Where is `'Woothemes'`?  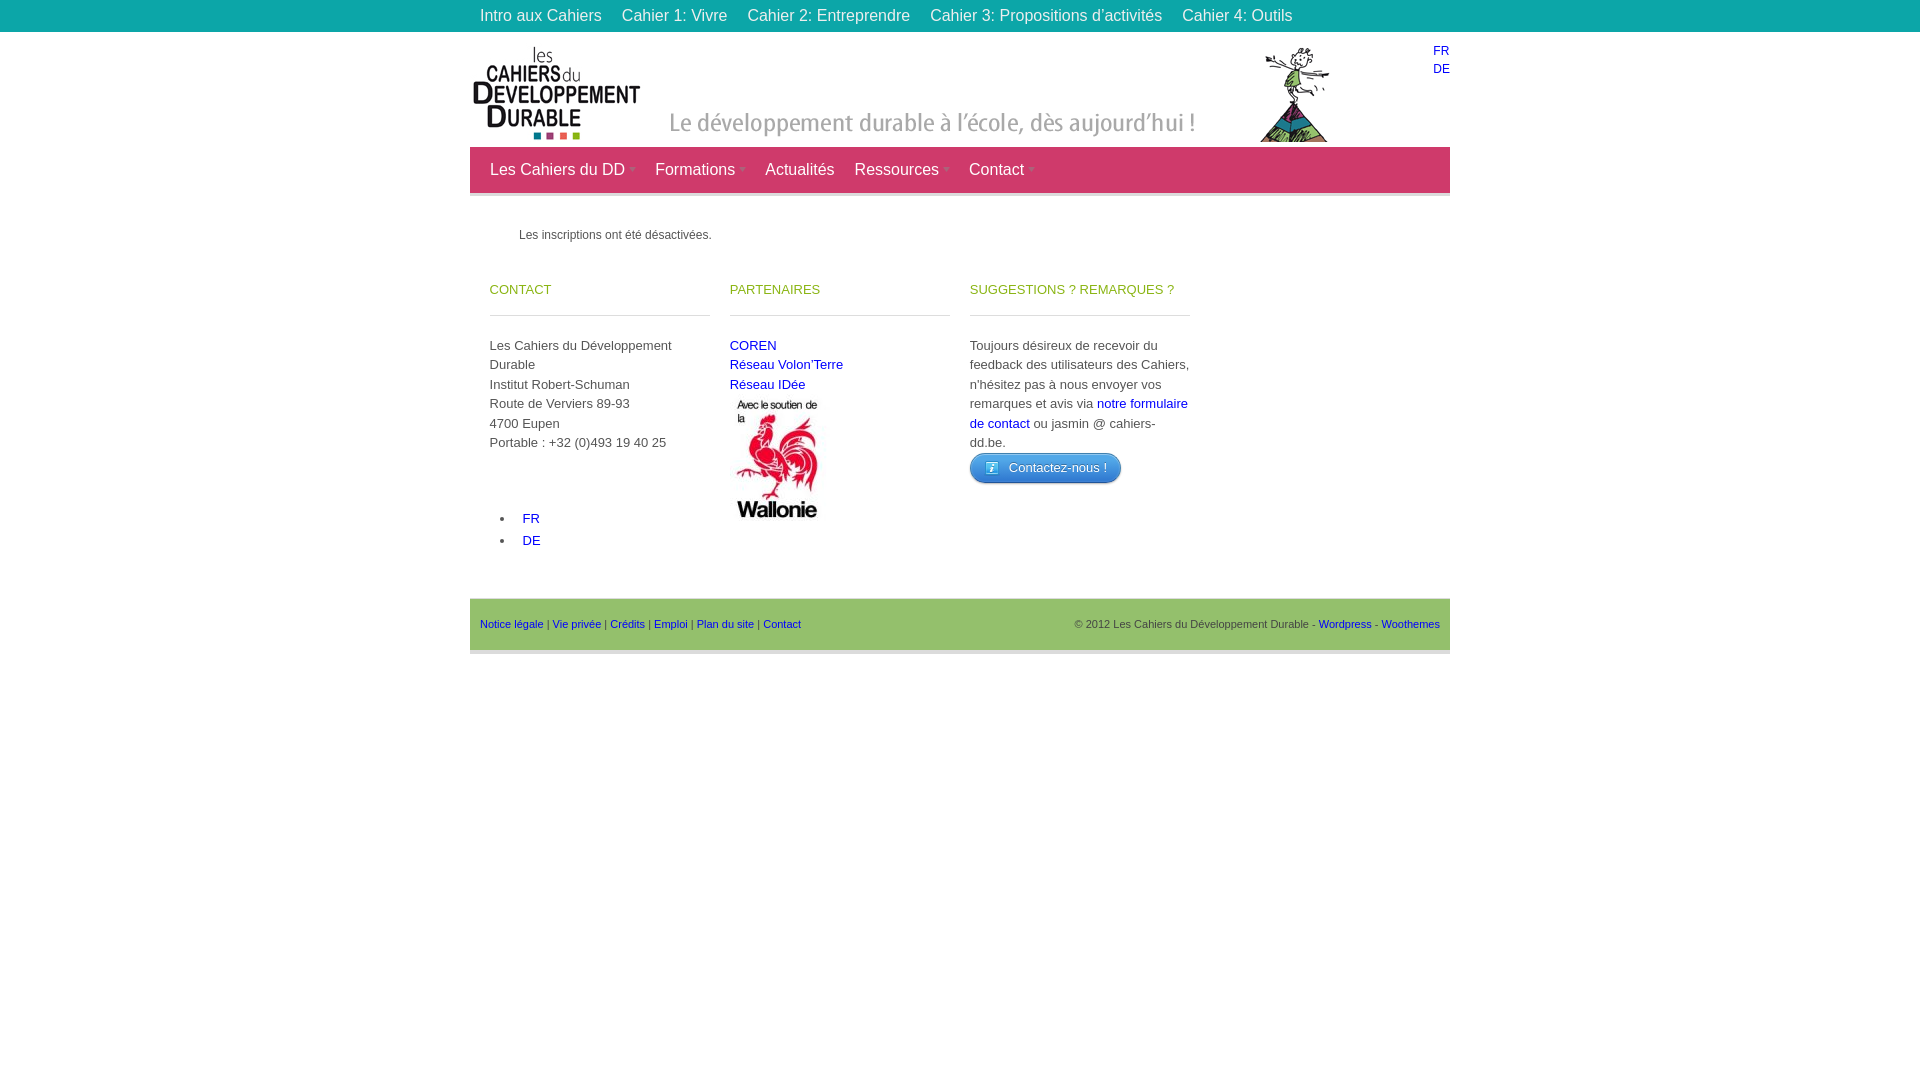 'Woothemes' is located at coordinates (1410, 623).